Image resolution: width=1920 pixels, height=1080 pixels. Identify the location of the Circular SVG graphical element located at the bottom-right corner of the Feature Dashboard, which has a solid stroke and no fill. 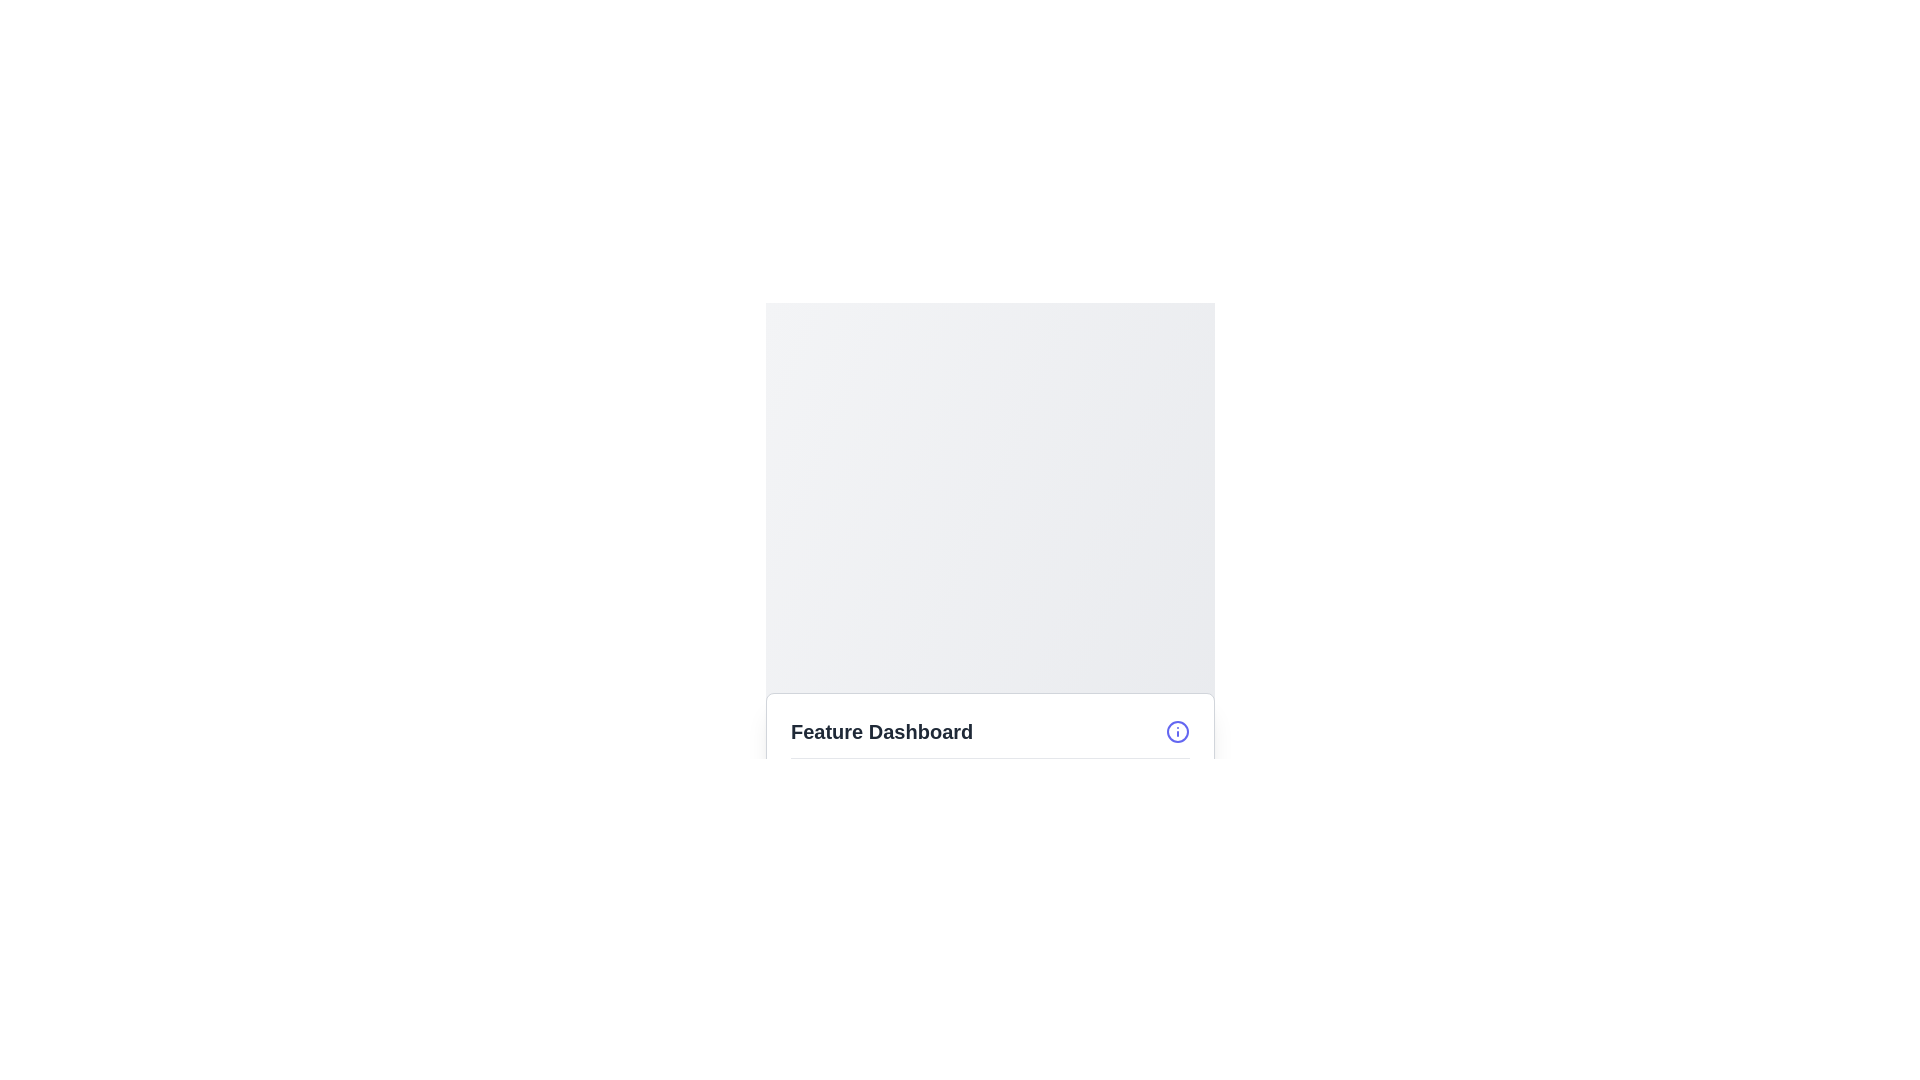
(1177, 731).